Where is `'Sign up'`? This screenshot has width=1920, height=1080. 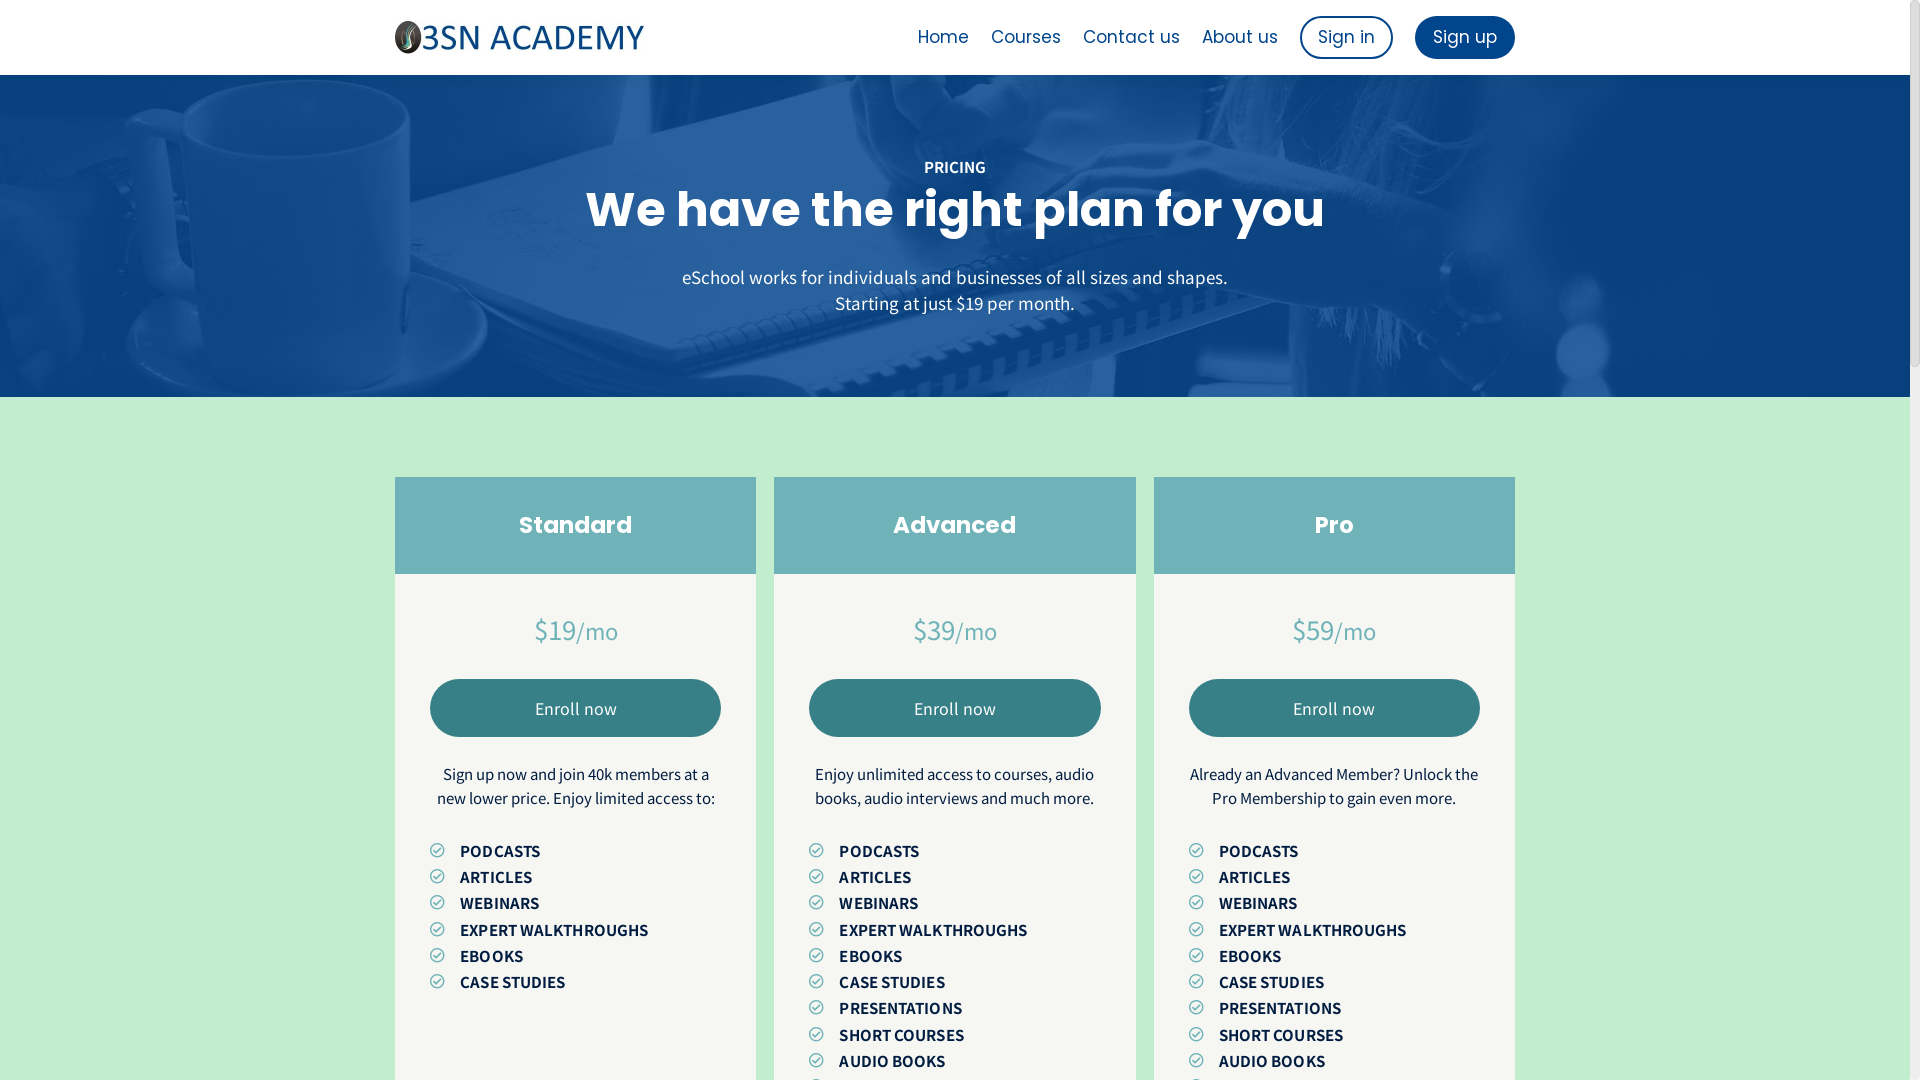
'Sign up' is located at coordinates (1464, 37).